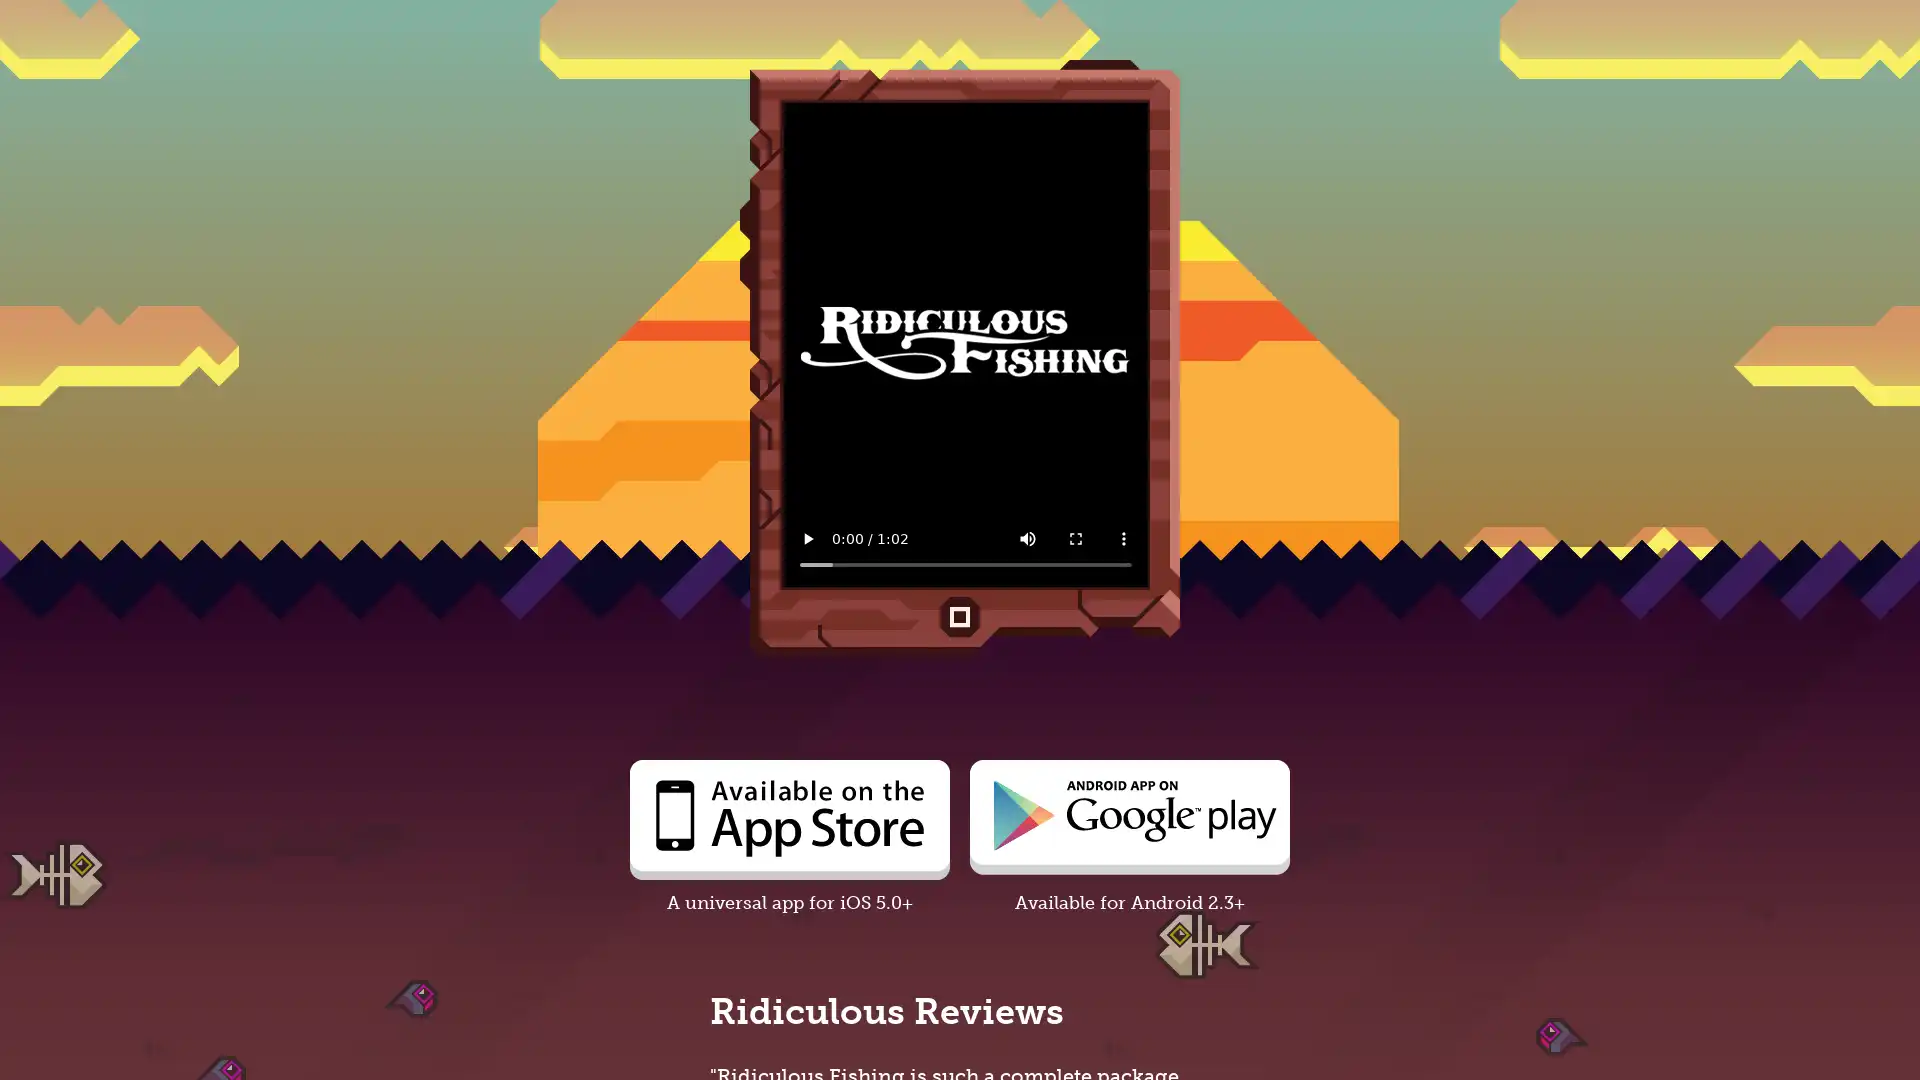 The width and height of the screenshot is (1920, 1080). What do you see at coordinates (1123, 538) in the screenshot?
I see `show more media controls` at bounding box center [1123, 538].